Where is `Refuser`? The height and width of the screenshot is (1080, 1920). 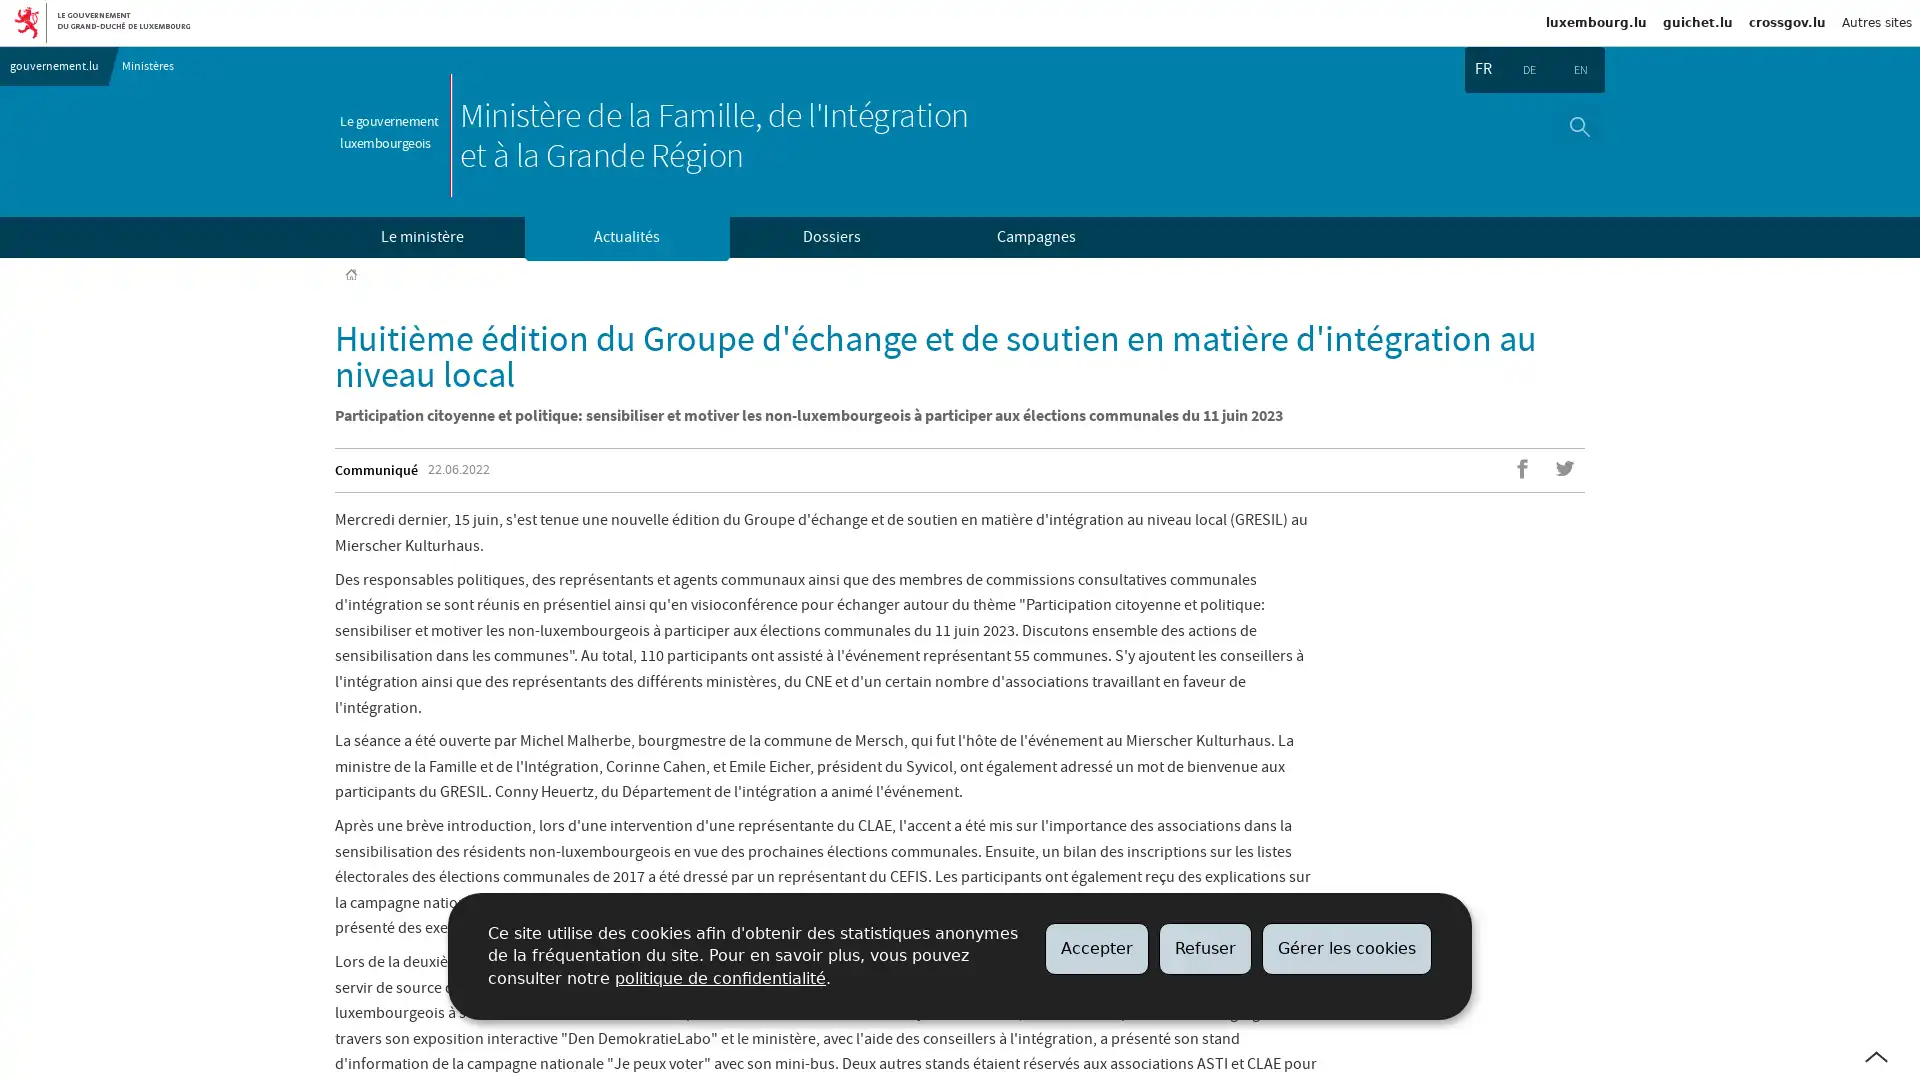 Refuser is located at coordinates (1204, 947).